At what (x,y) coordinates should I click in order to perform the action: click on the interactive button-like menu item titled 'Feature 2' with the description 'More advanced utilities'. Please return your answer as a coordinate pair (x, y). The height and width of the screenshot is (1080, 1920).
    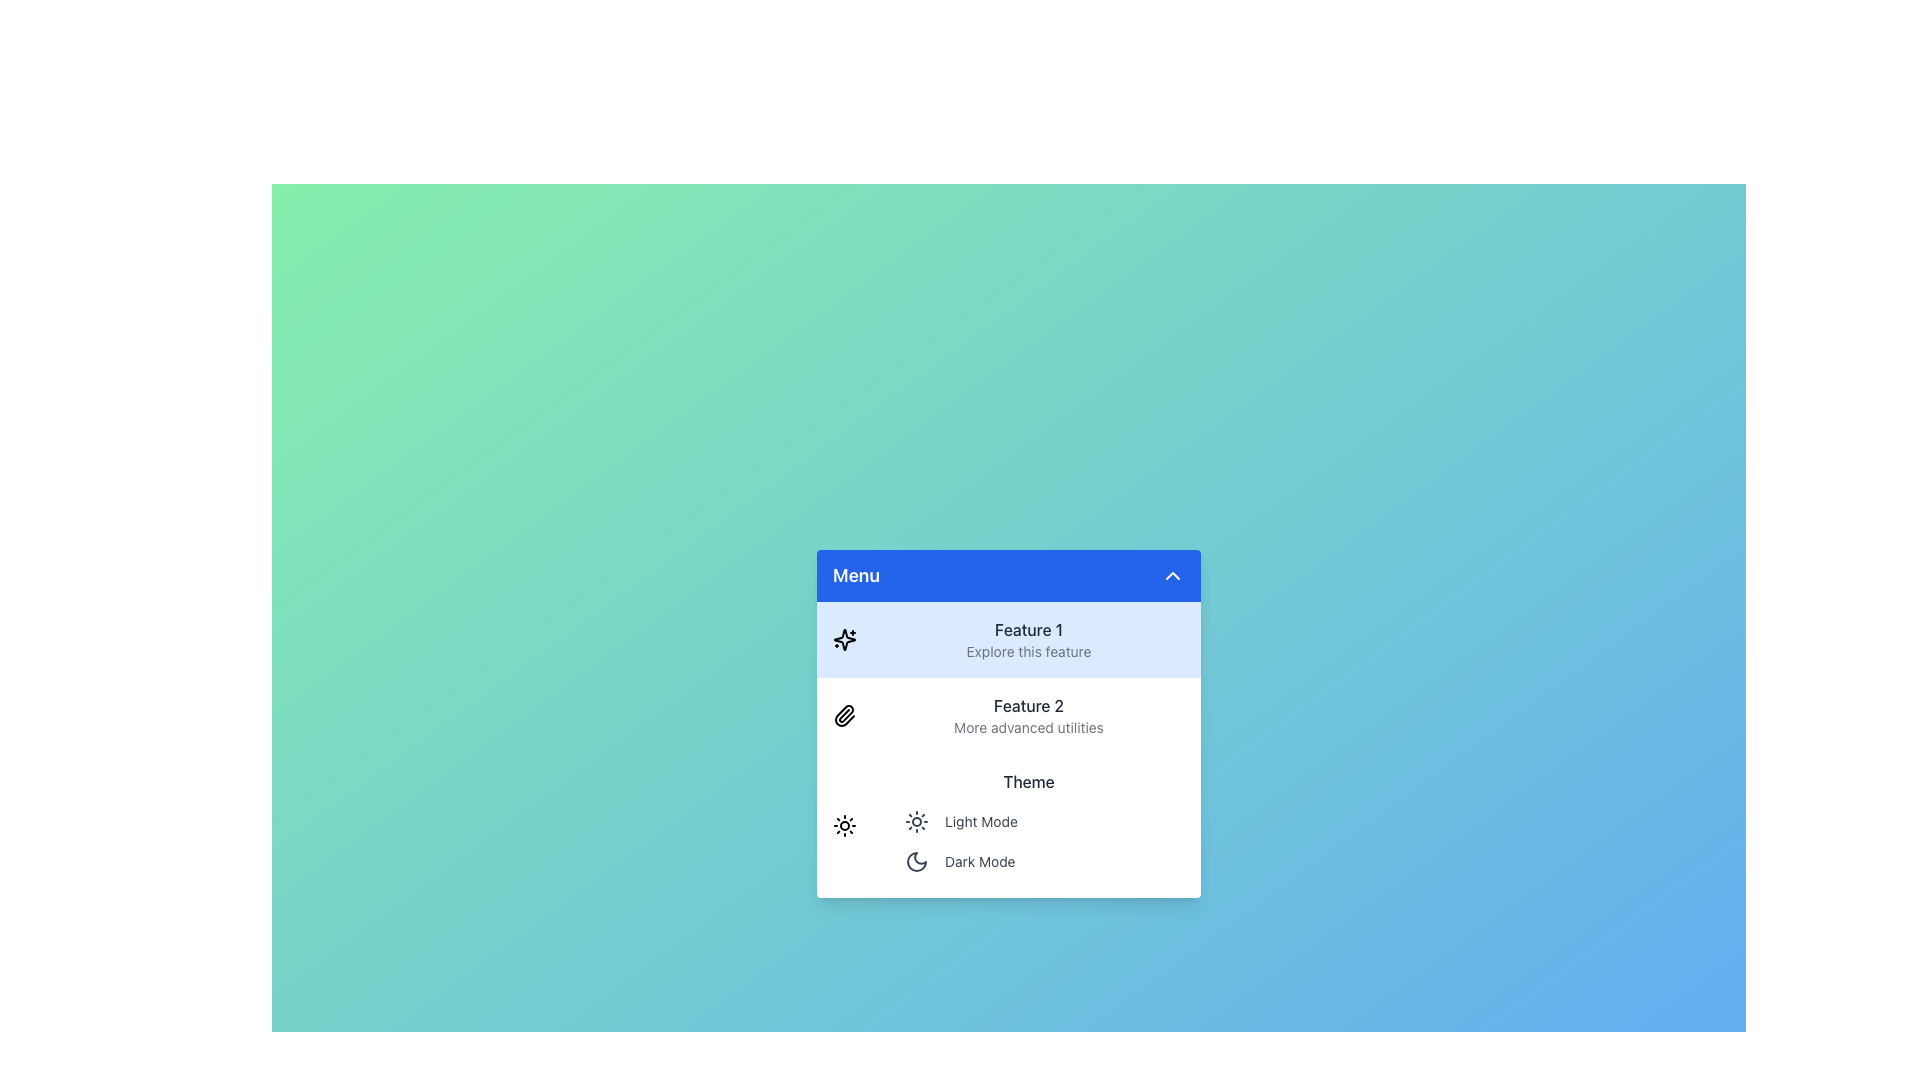
    Looking at the image, I should click on (1008, 724).